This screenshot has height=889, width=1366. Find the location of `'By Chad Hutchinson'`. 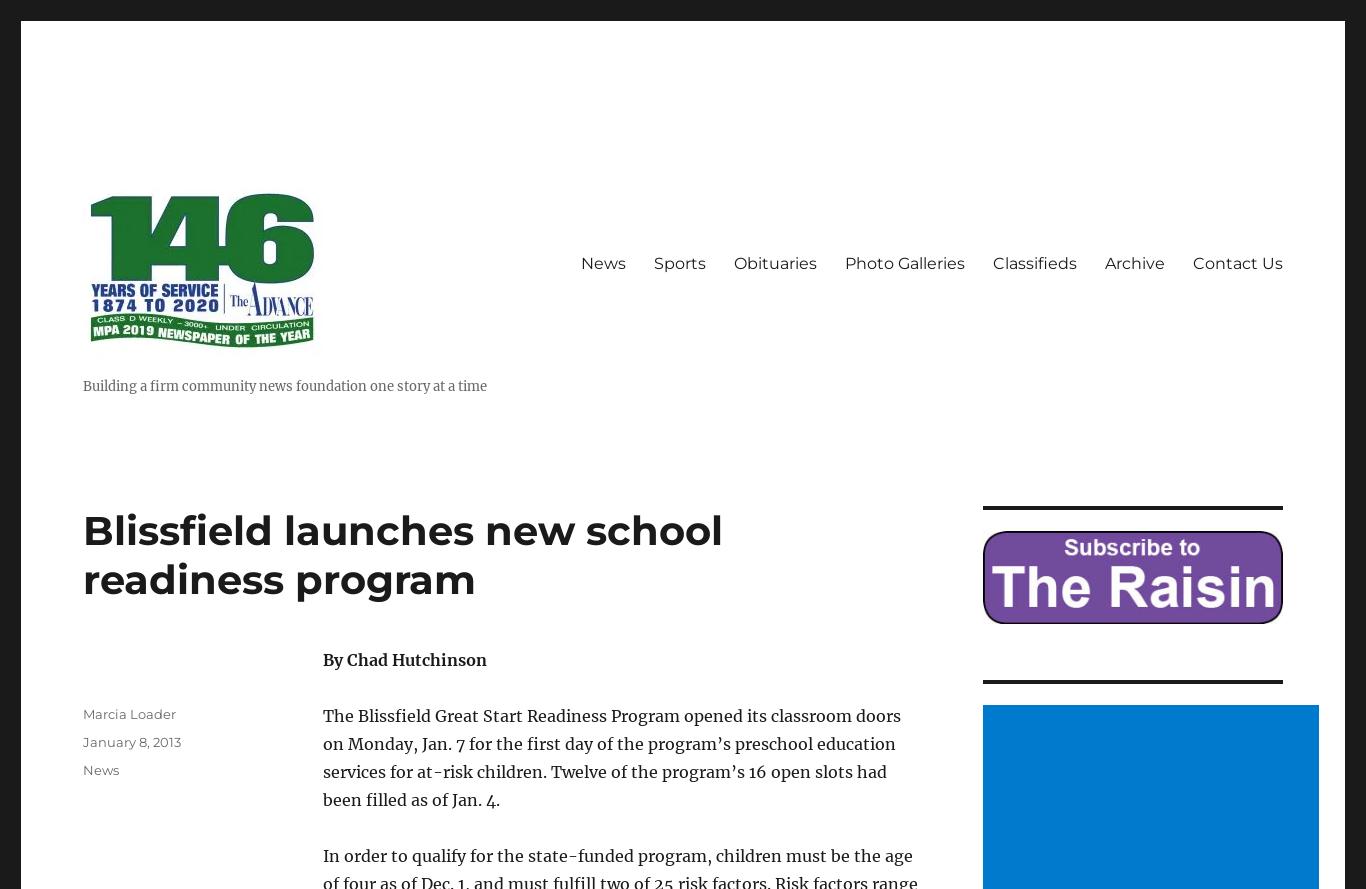

'By Chad Hutchinson' is located at coordinates (404, 659).